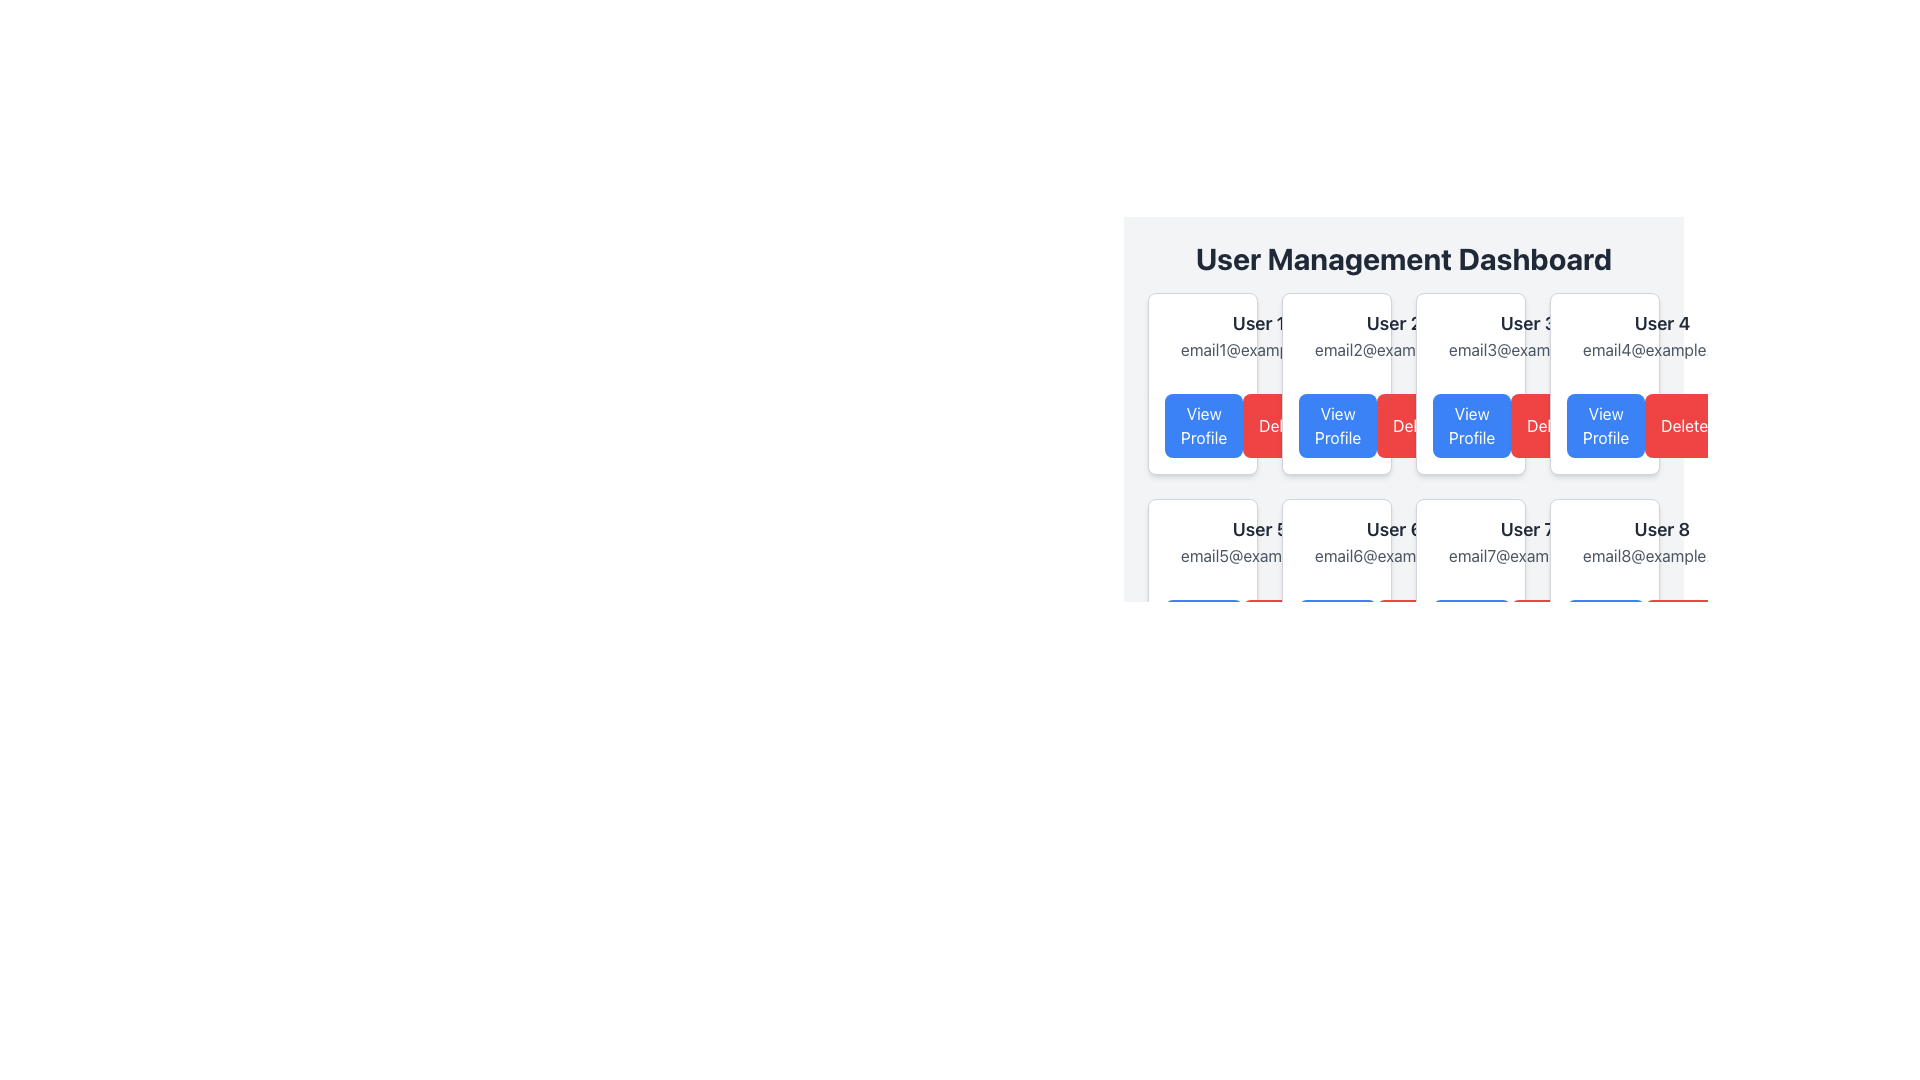  What do you see at coordinates (1527, 334) in the screenshot?
I see `the text display showing 'User 3' and their email address, which is styled with a large bold name and smaller grayed email, located in the user management dashboard grid layout` at bounding box center [1527, 334].